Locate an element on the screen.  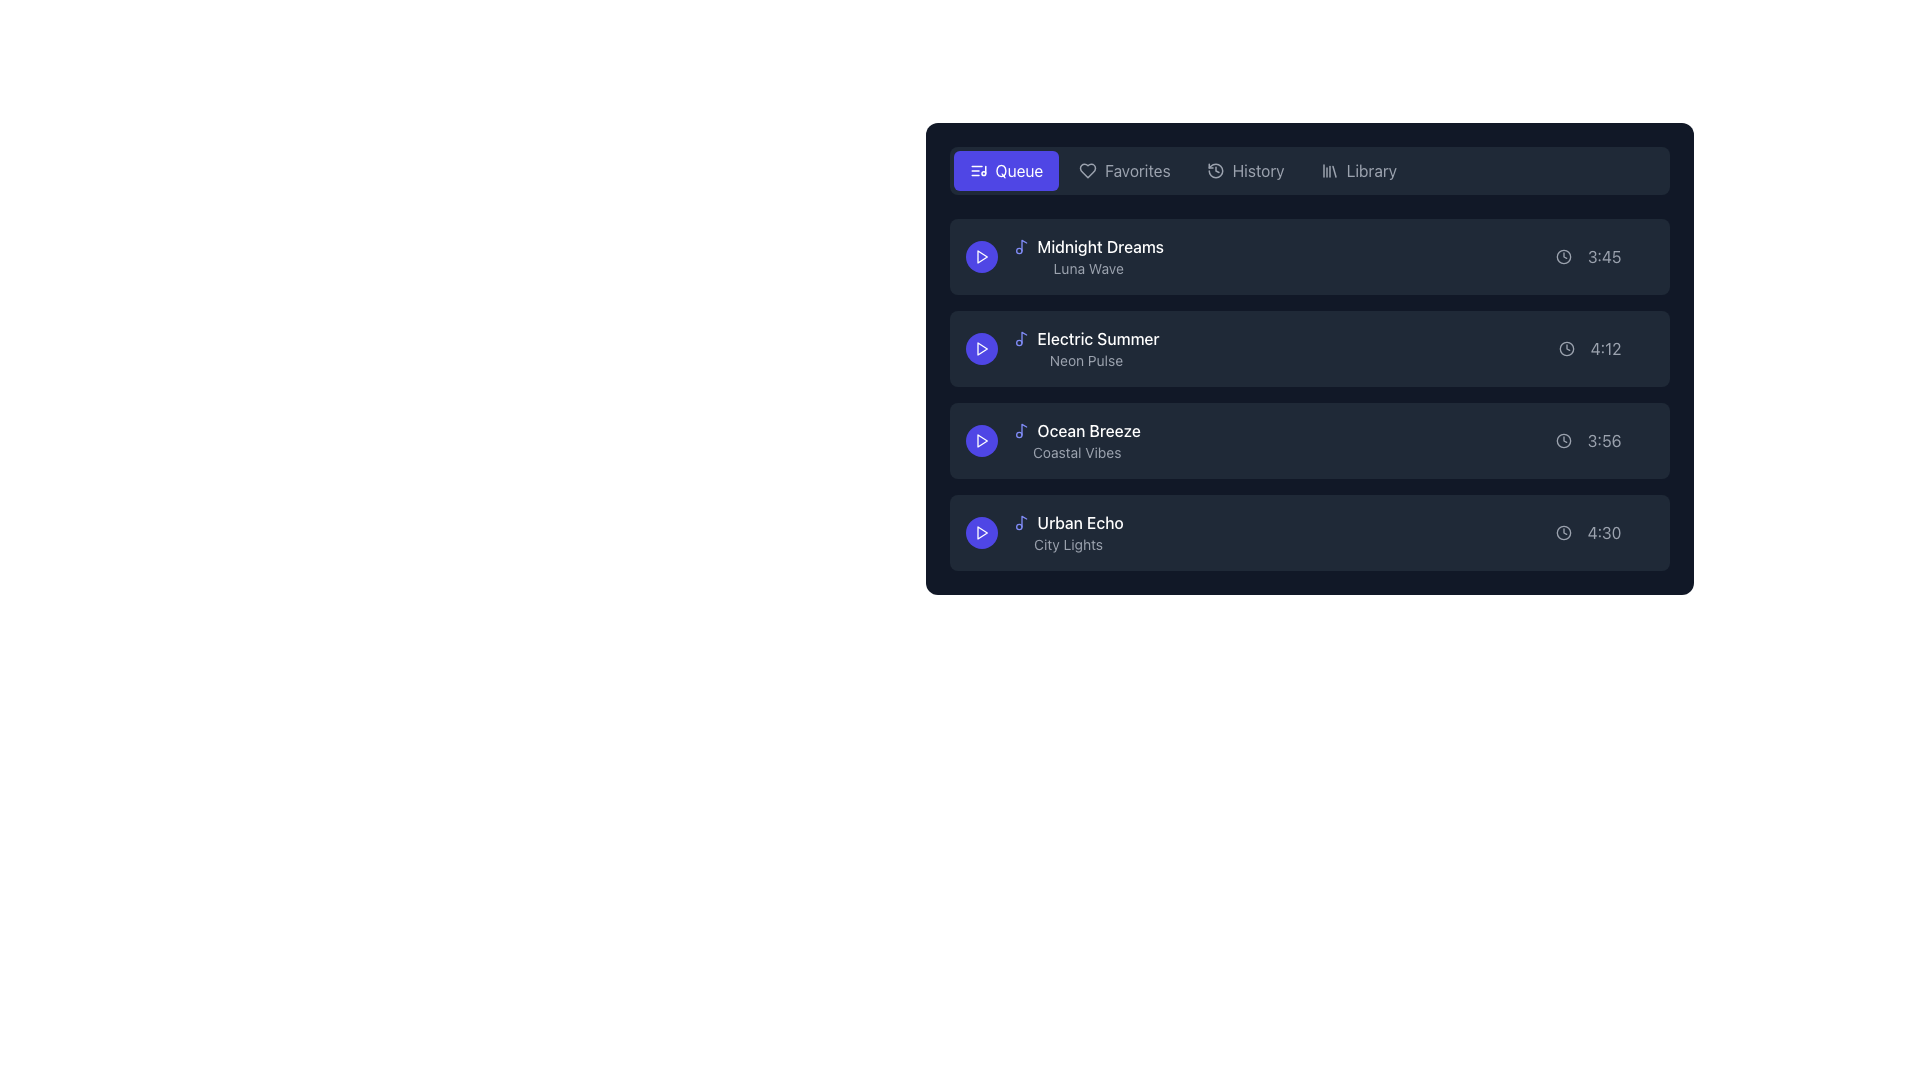
the second list item titled 'Electric Summer' with the subtitle 'Neon Pulse' is located at coordinates (1309, 357).